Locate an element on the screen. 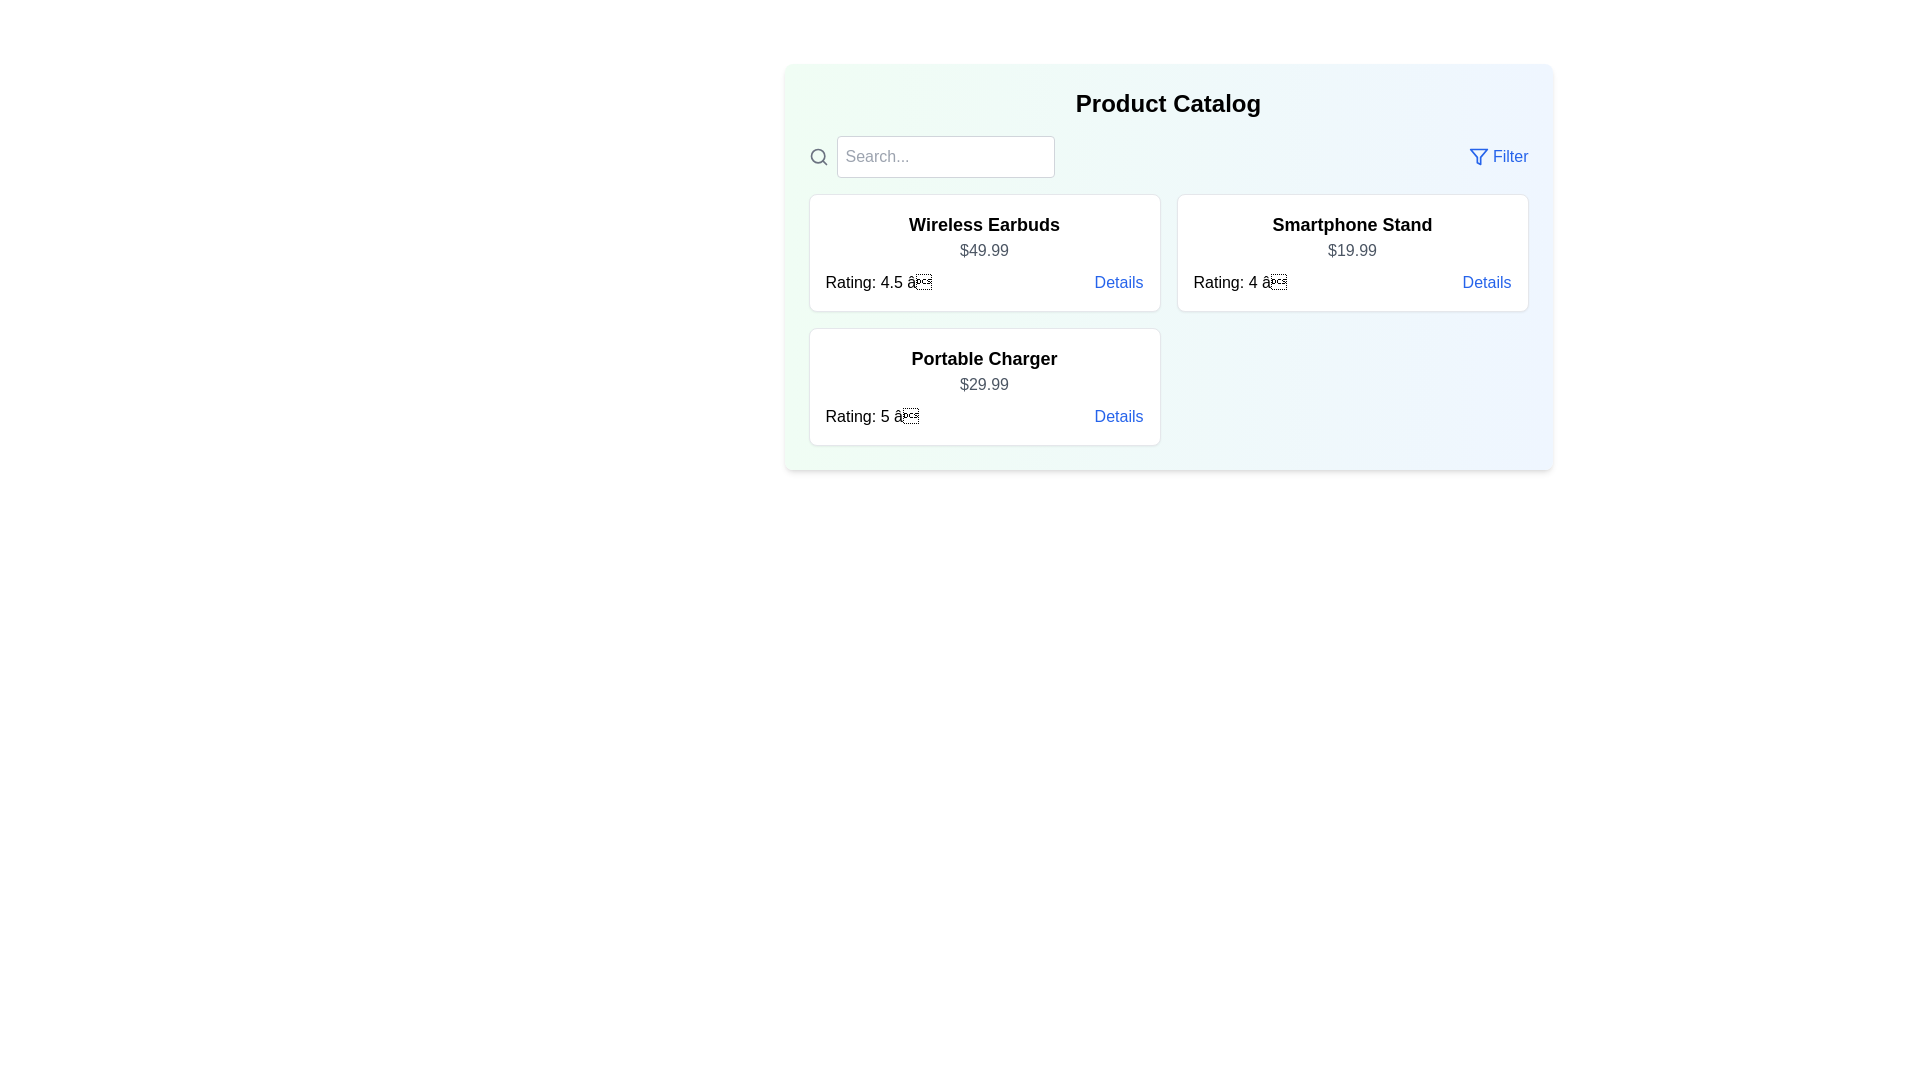 The image size is (1920, 1080). the 'Filter' button to apply filters is located at coordinates (1498, 156).